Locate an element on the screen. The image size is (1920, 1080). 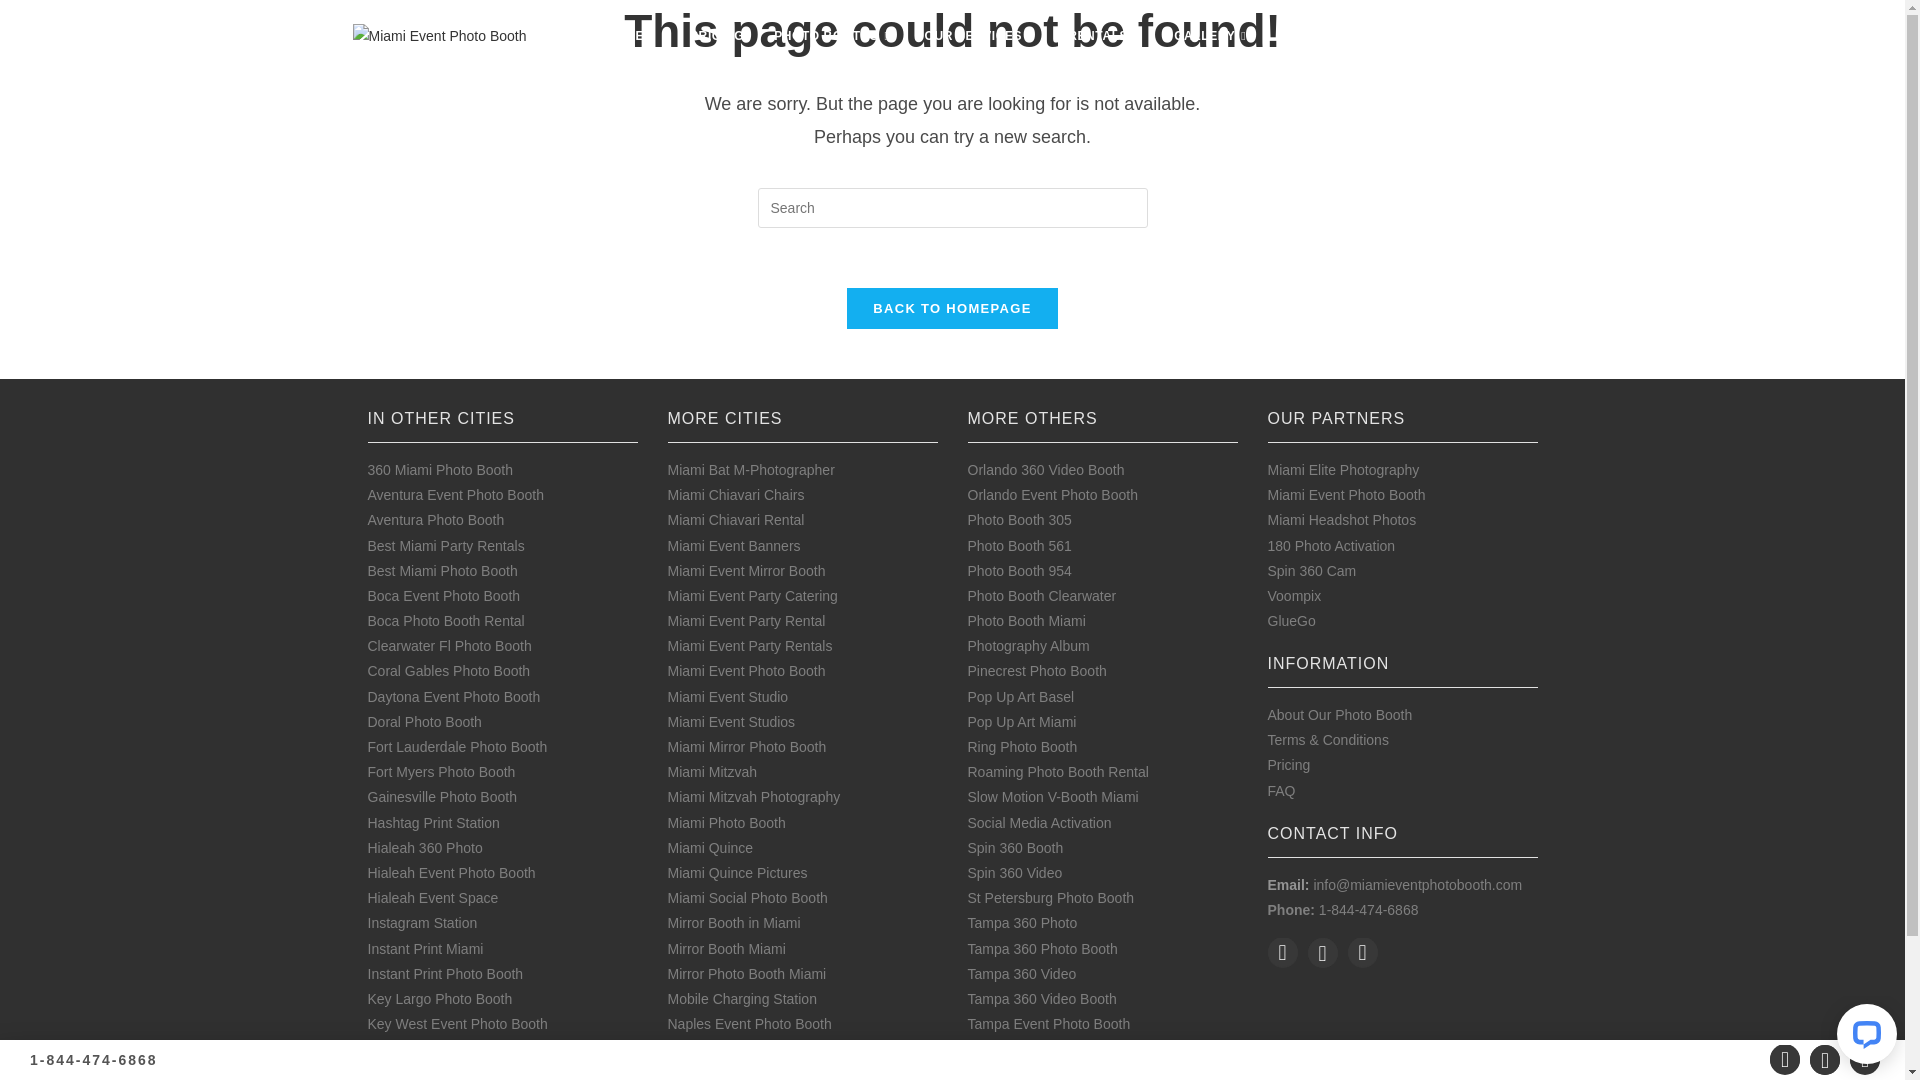
'Photo Booth 561' is located at coordinates (968, 546).